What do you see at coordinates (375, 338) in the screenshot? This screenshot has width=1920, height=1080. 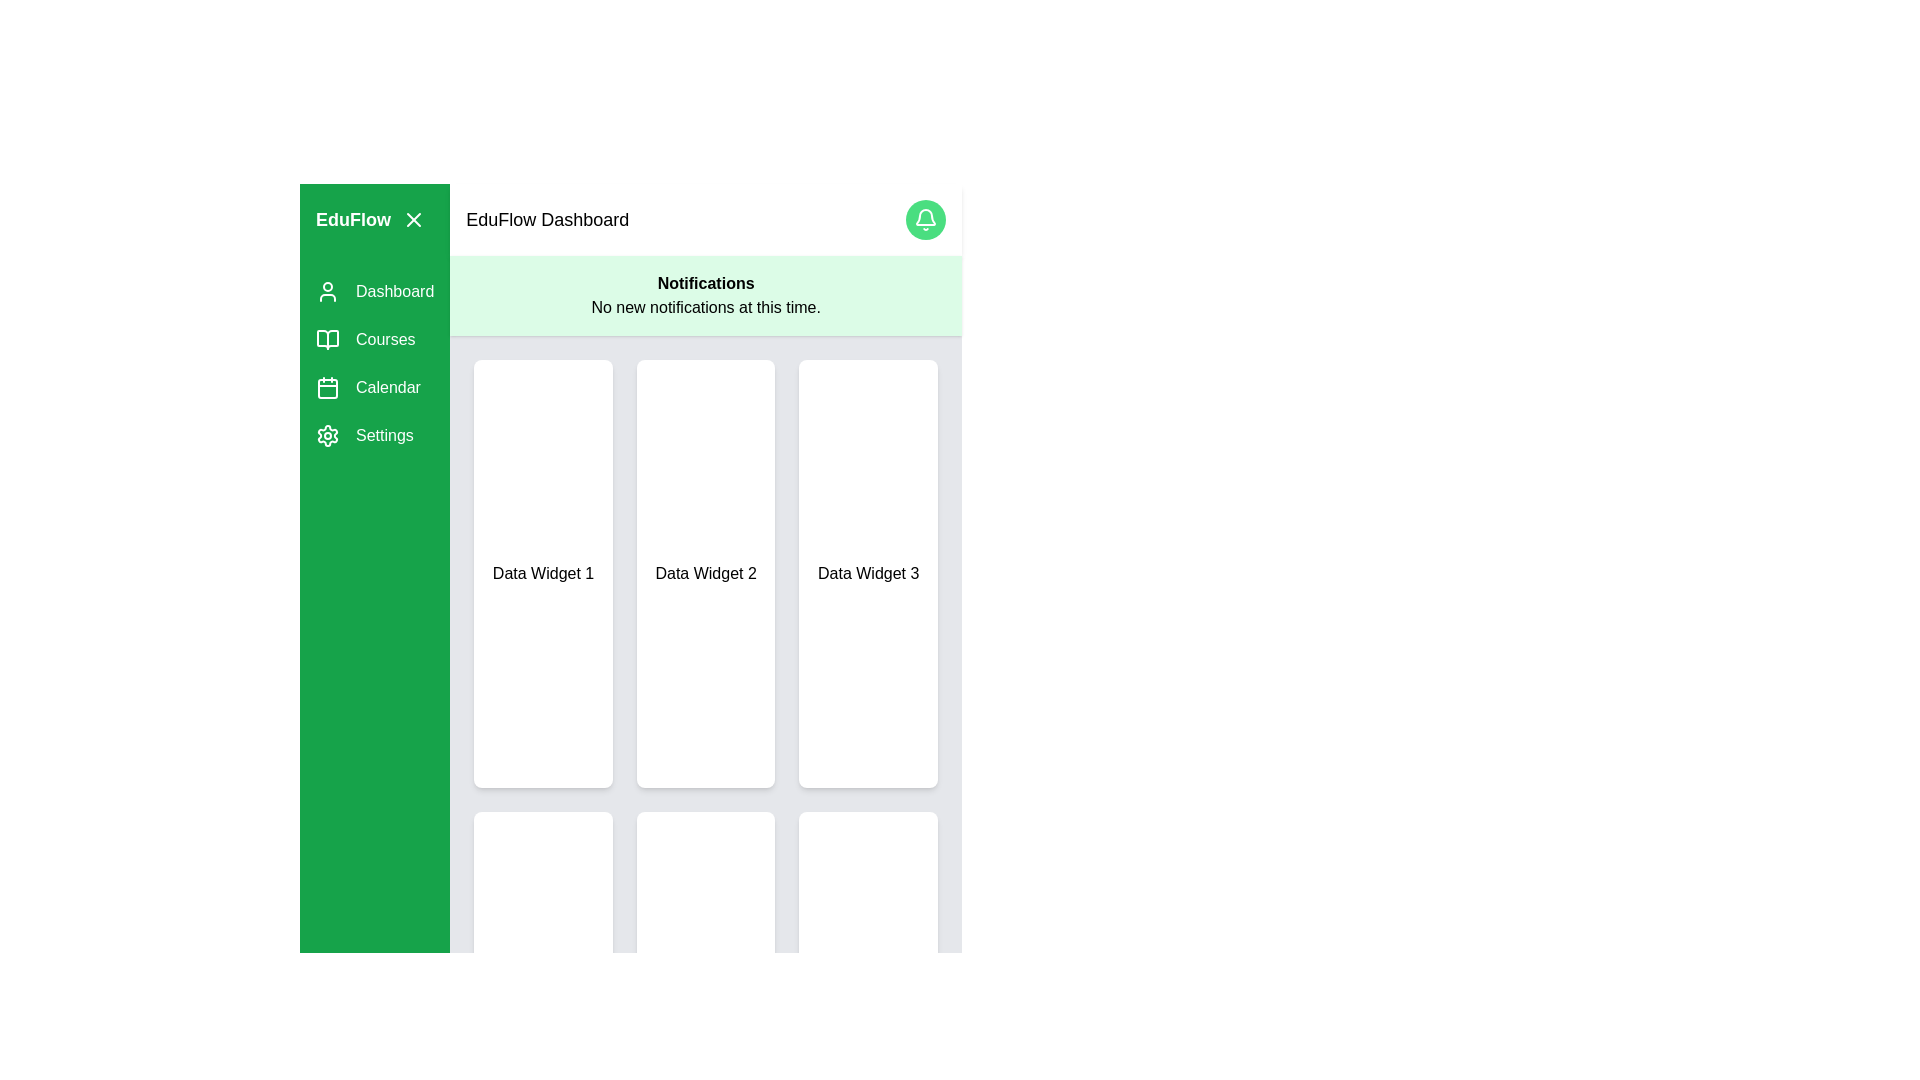 I see `the second navigational menu item that redirects to the 'Courses' section of the application` at bounding box center [375, 338].